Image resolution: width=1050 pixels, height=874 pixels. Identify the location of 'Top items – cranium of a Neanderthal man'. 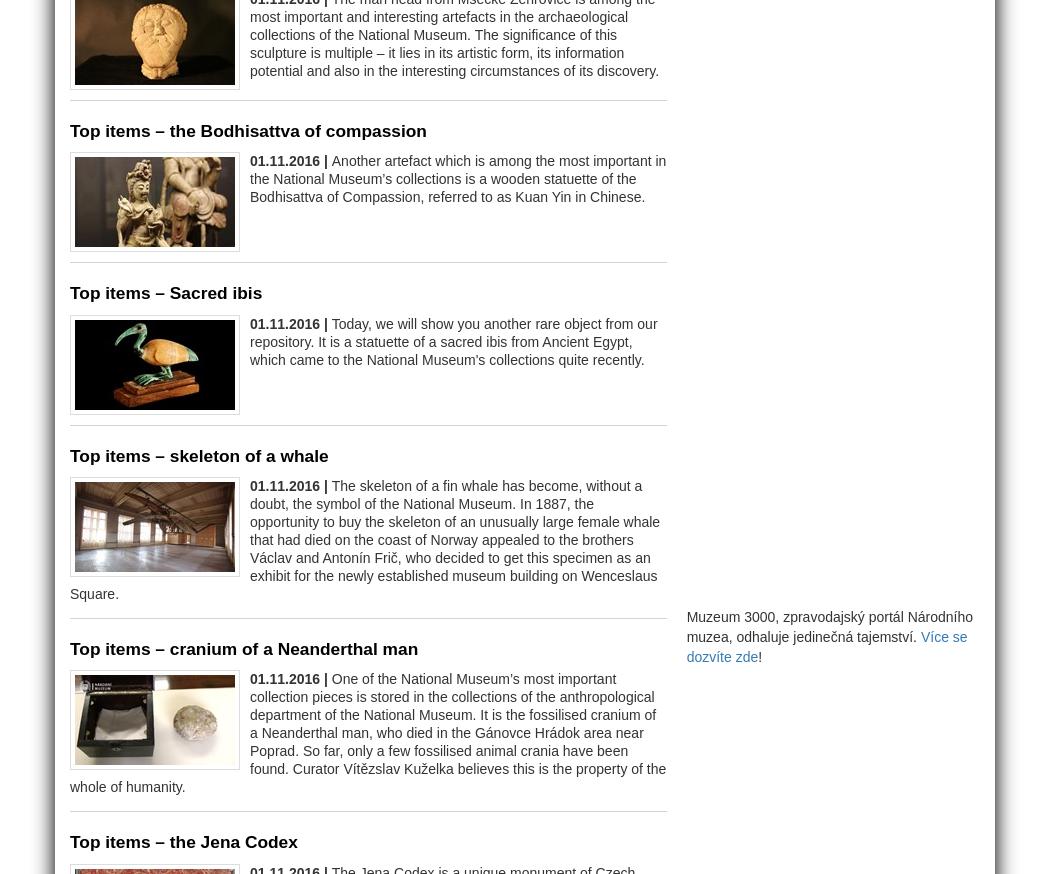
(244, 646).